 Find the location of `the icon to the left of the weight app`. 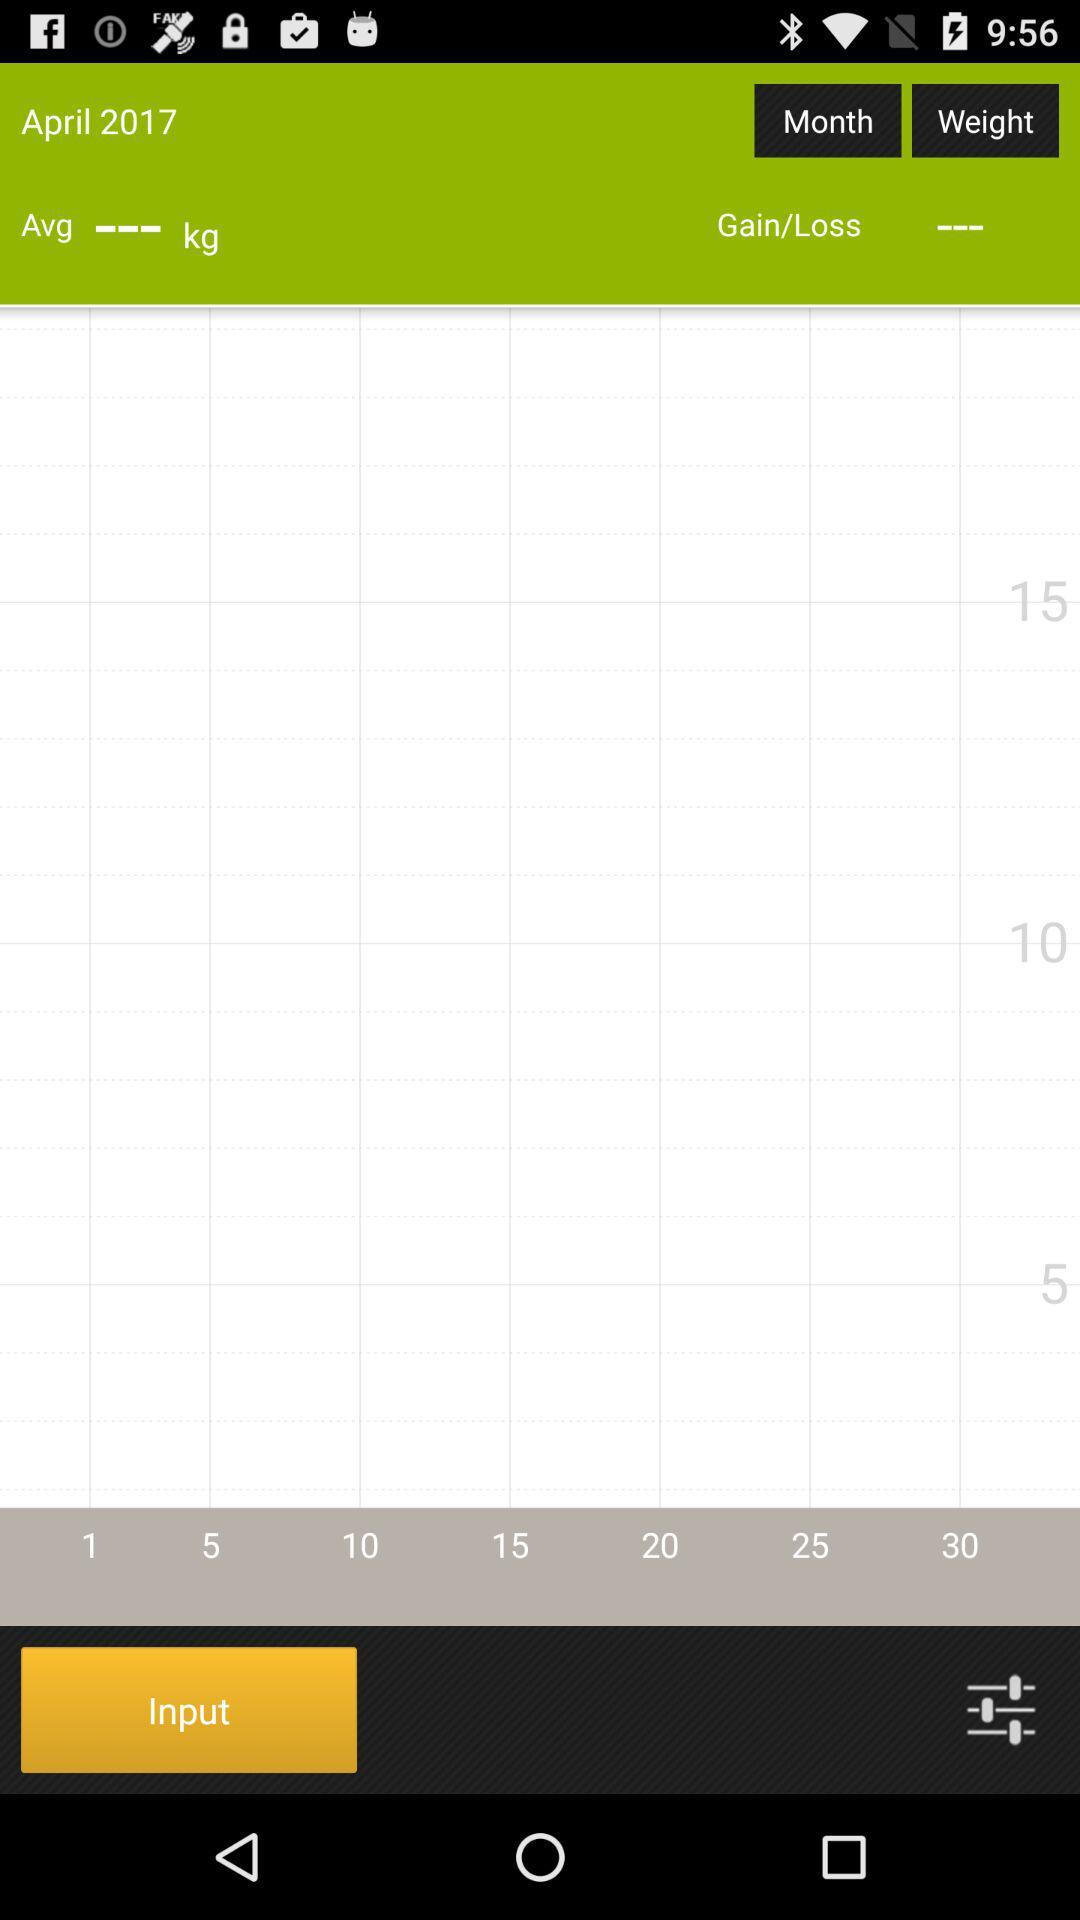

the icon to the left of the weight app is located at coordinates (828, 119).